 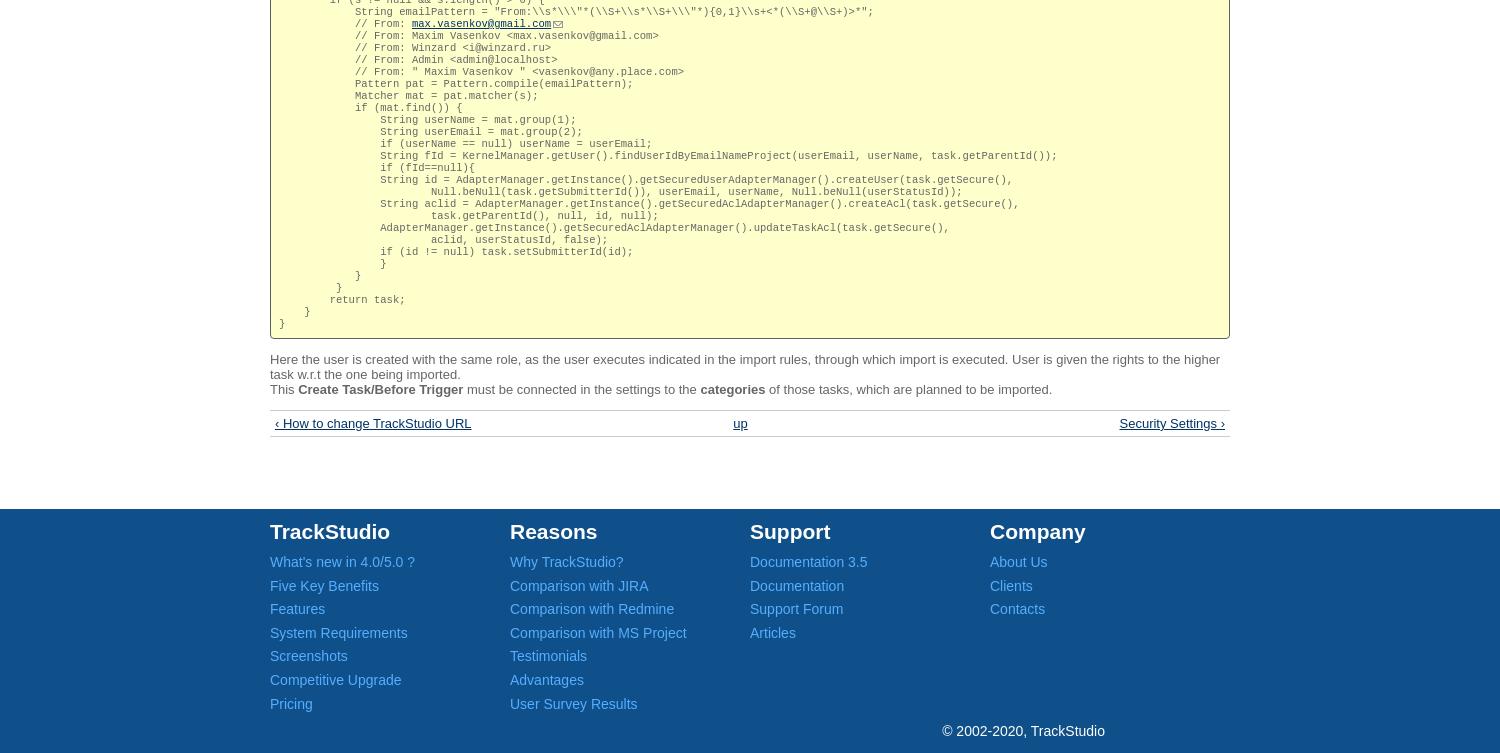 What do you see at coordinates (297, 609) in the screenshot?
I see `'Features'` at bounding box center [297, 609].